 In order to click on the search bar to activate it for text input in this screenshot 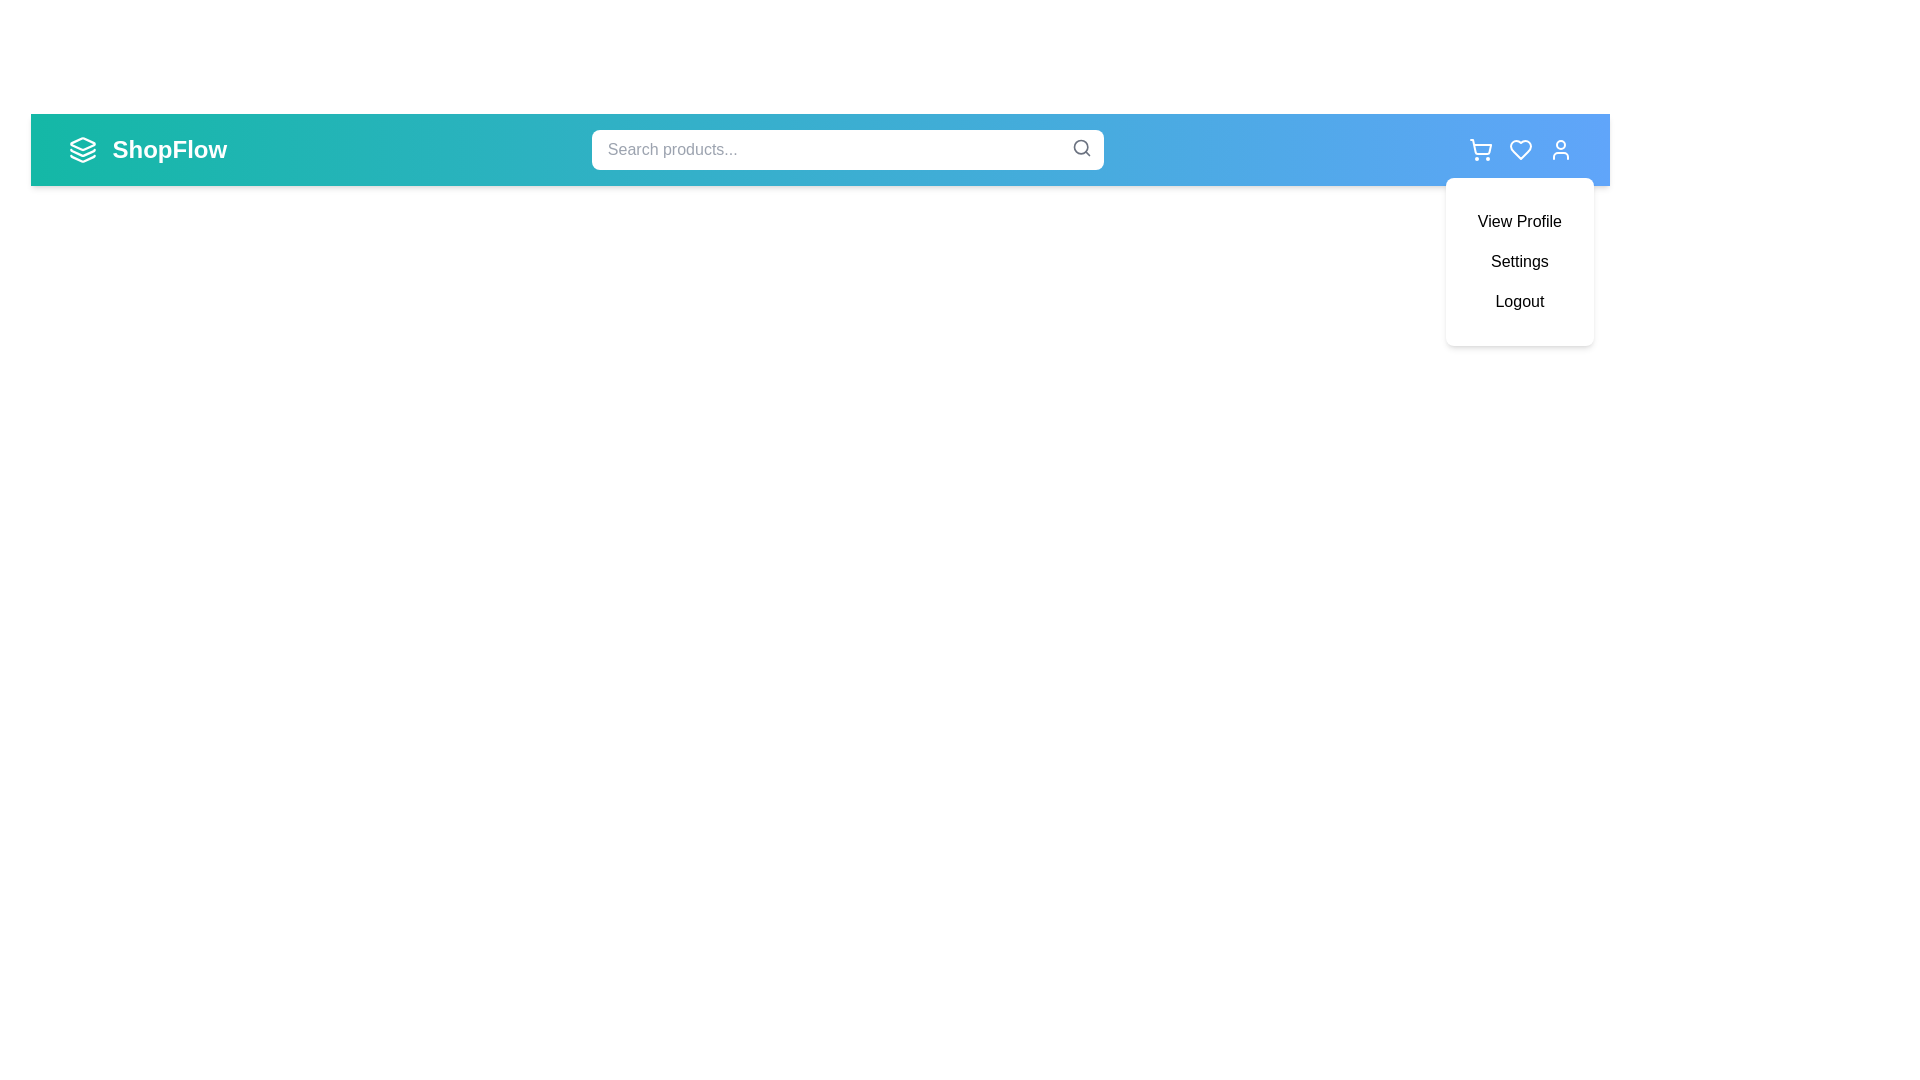, I will do `click(847, 149)`.